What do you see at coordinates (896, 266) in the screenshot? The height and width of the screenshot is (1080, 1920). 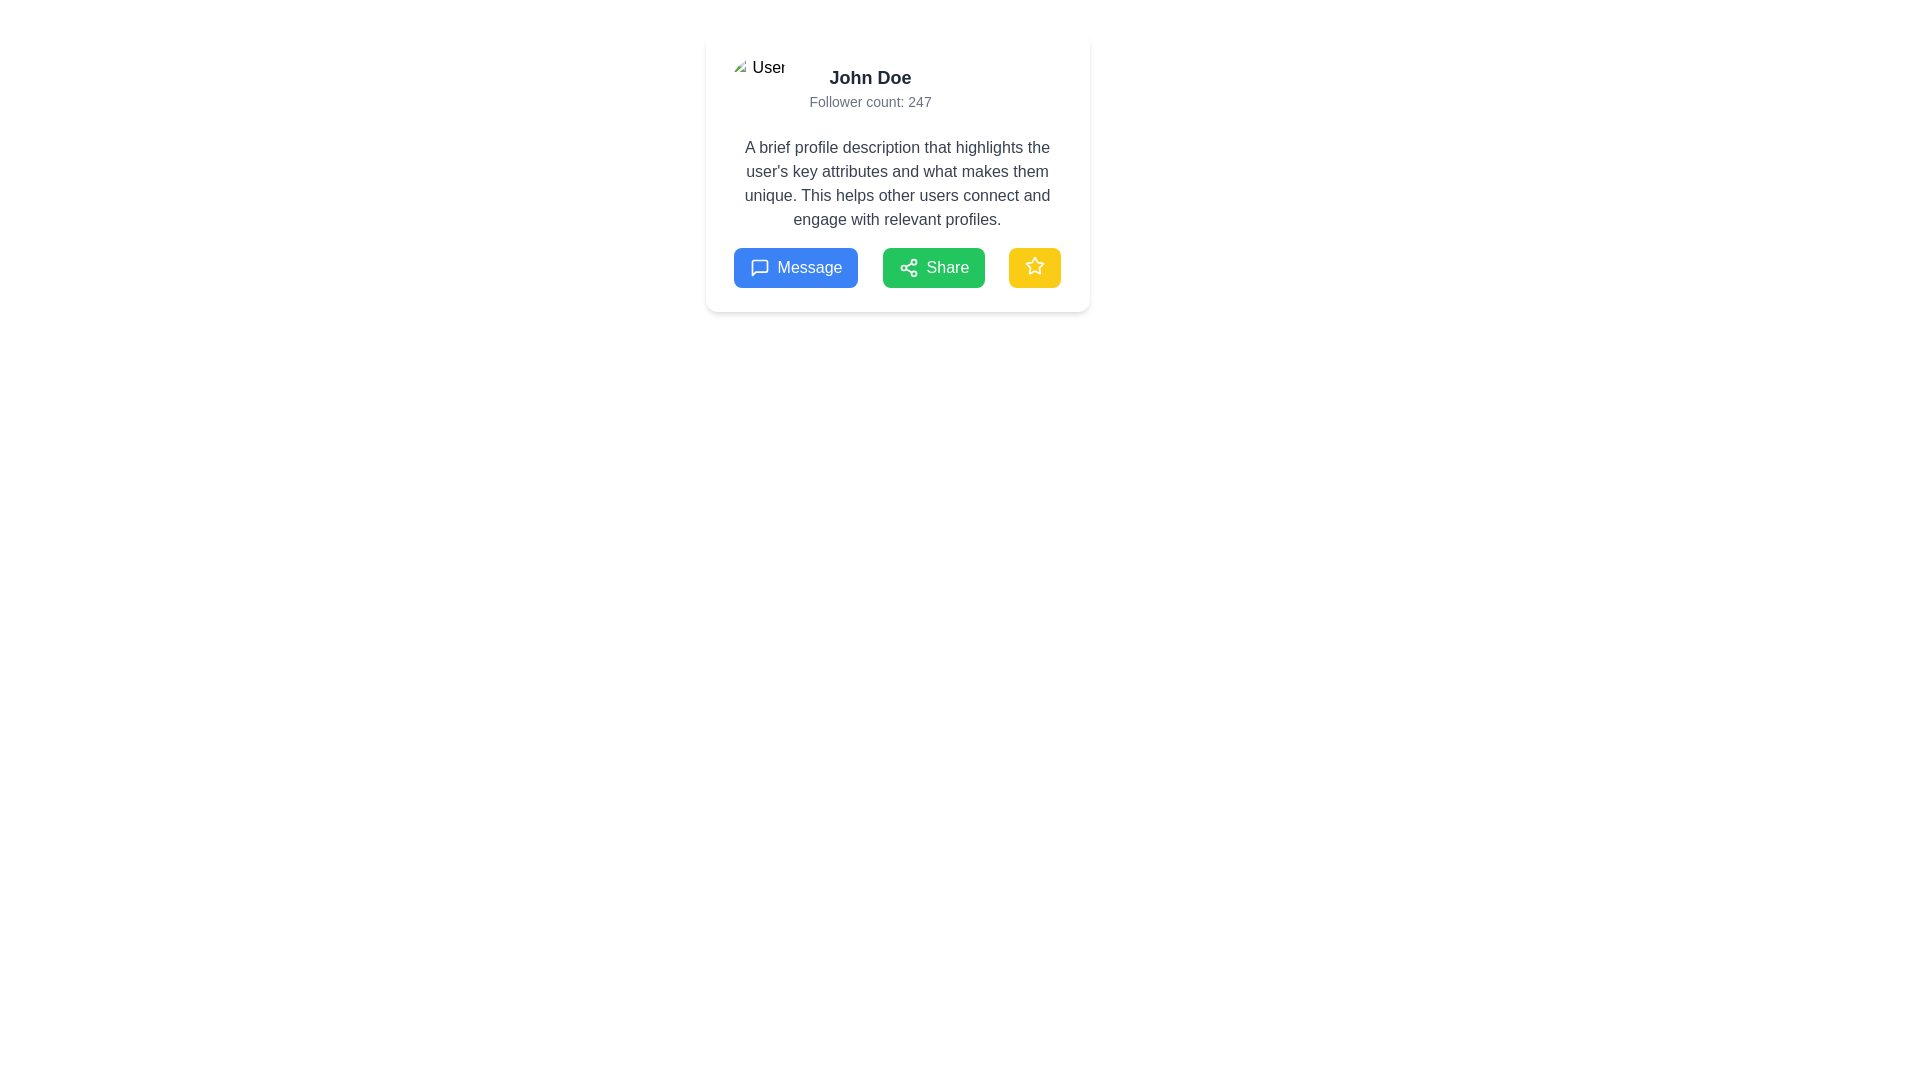 I see `the green 'Share' button located between the 'Message' button and a yellow star button at the bottom of the card` at bounding box center [896, 266].